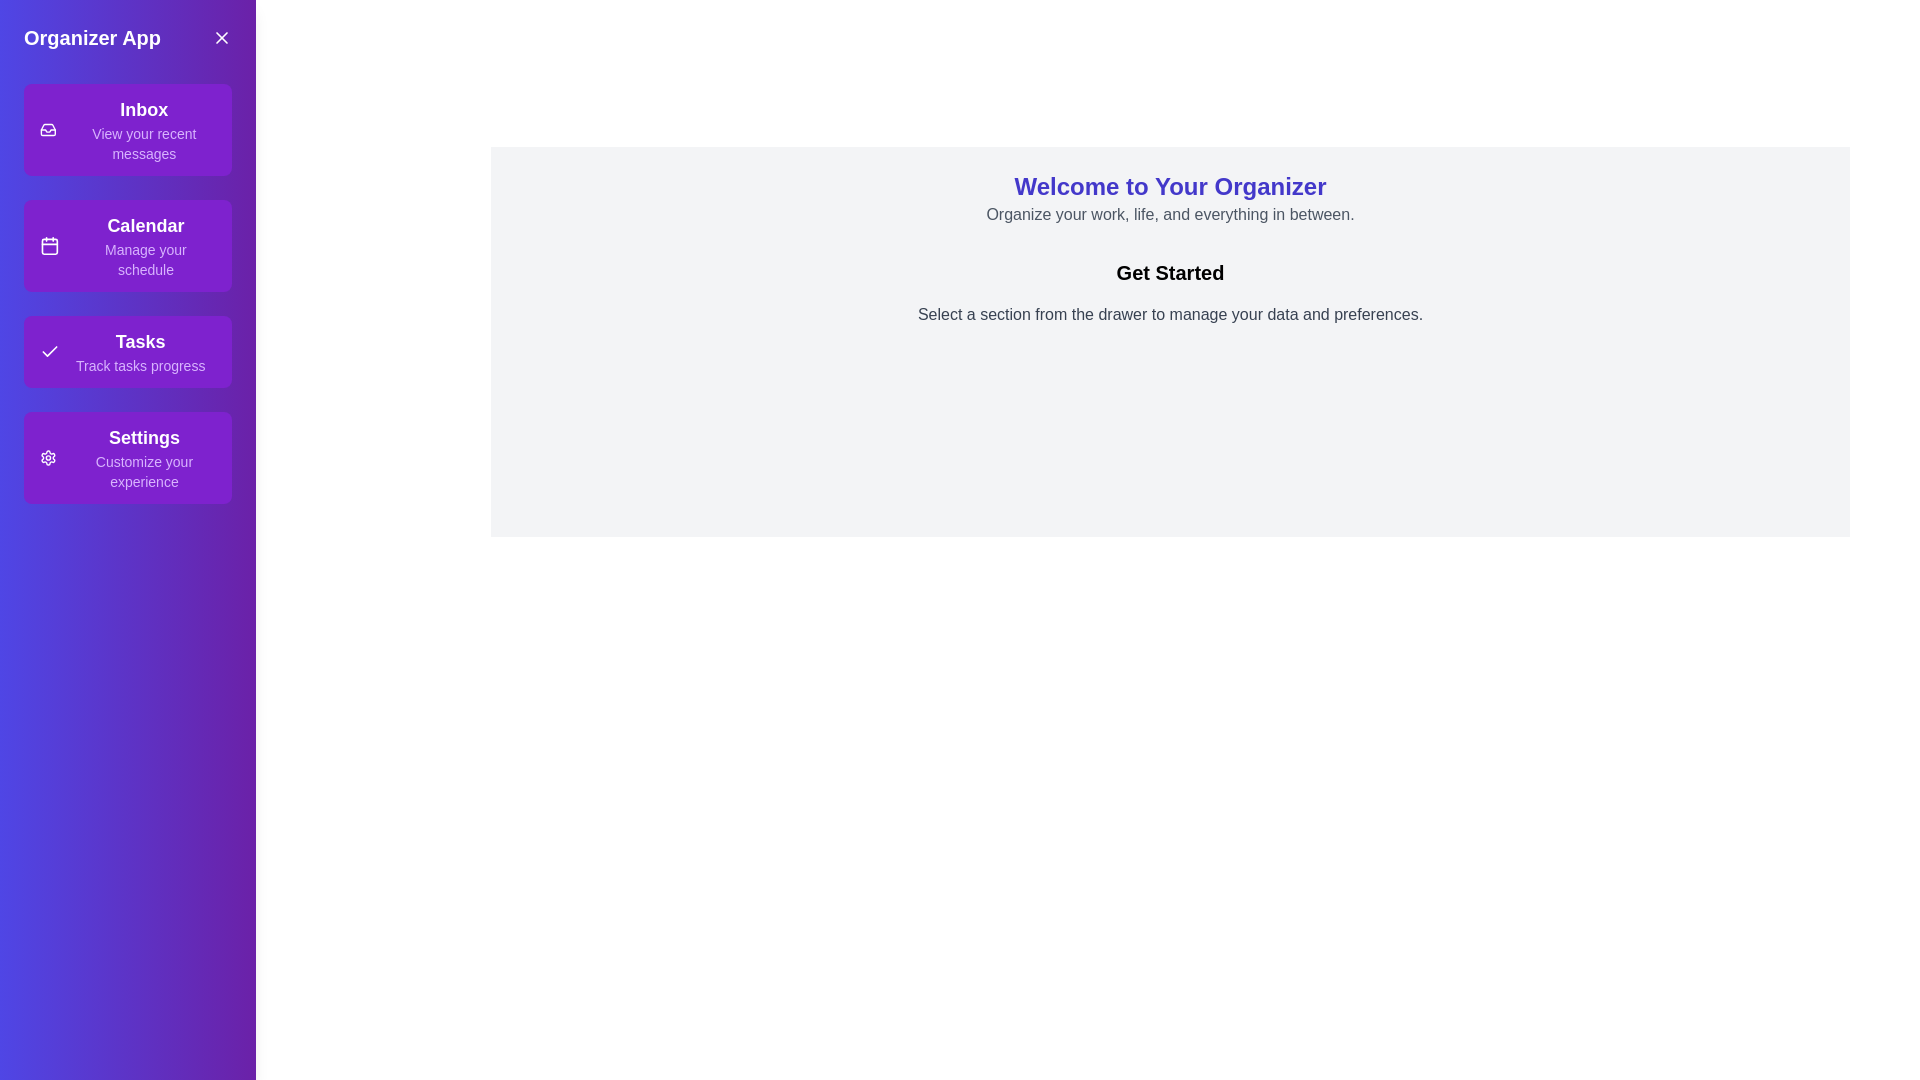 Image resolution: width=1920 pixels, height=1080 pixels. What do you see at coordinates (127, 458) in the screenshot?
I see `the section Settings from the drawer` at bounding box center [127, 458].